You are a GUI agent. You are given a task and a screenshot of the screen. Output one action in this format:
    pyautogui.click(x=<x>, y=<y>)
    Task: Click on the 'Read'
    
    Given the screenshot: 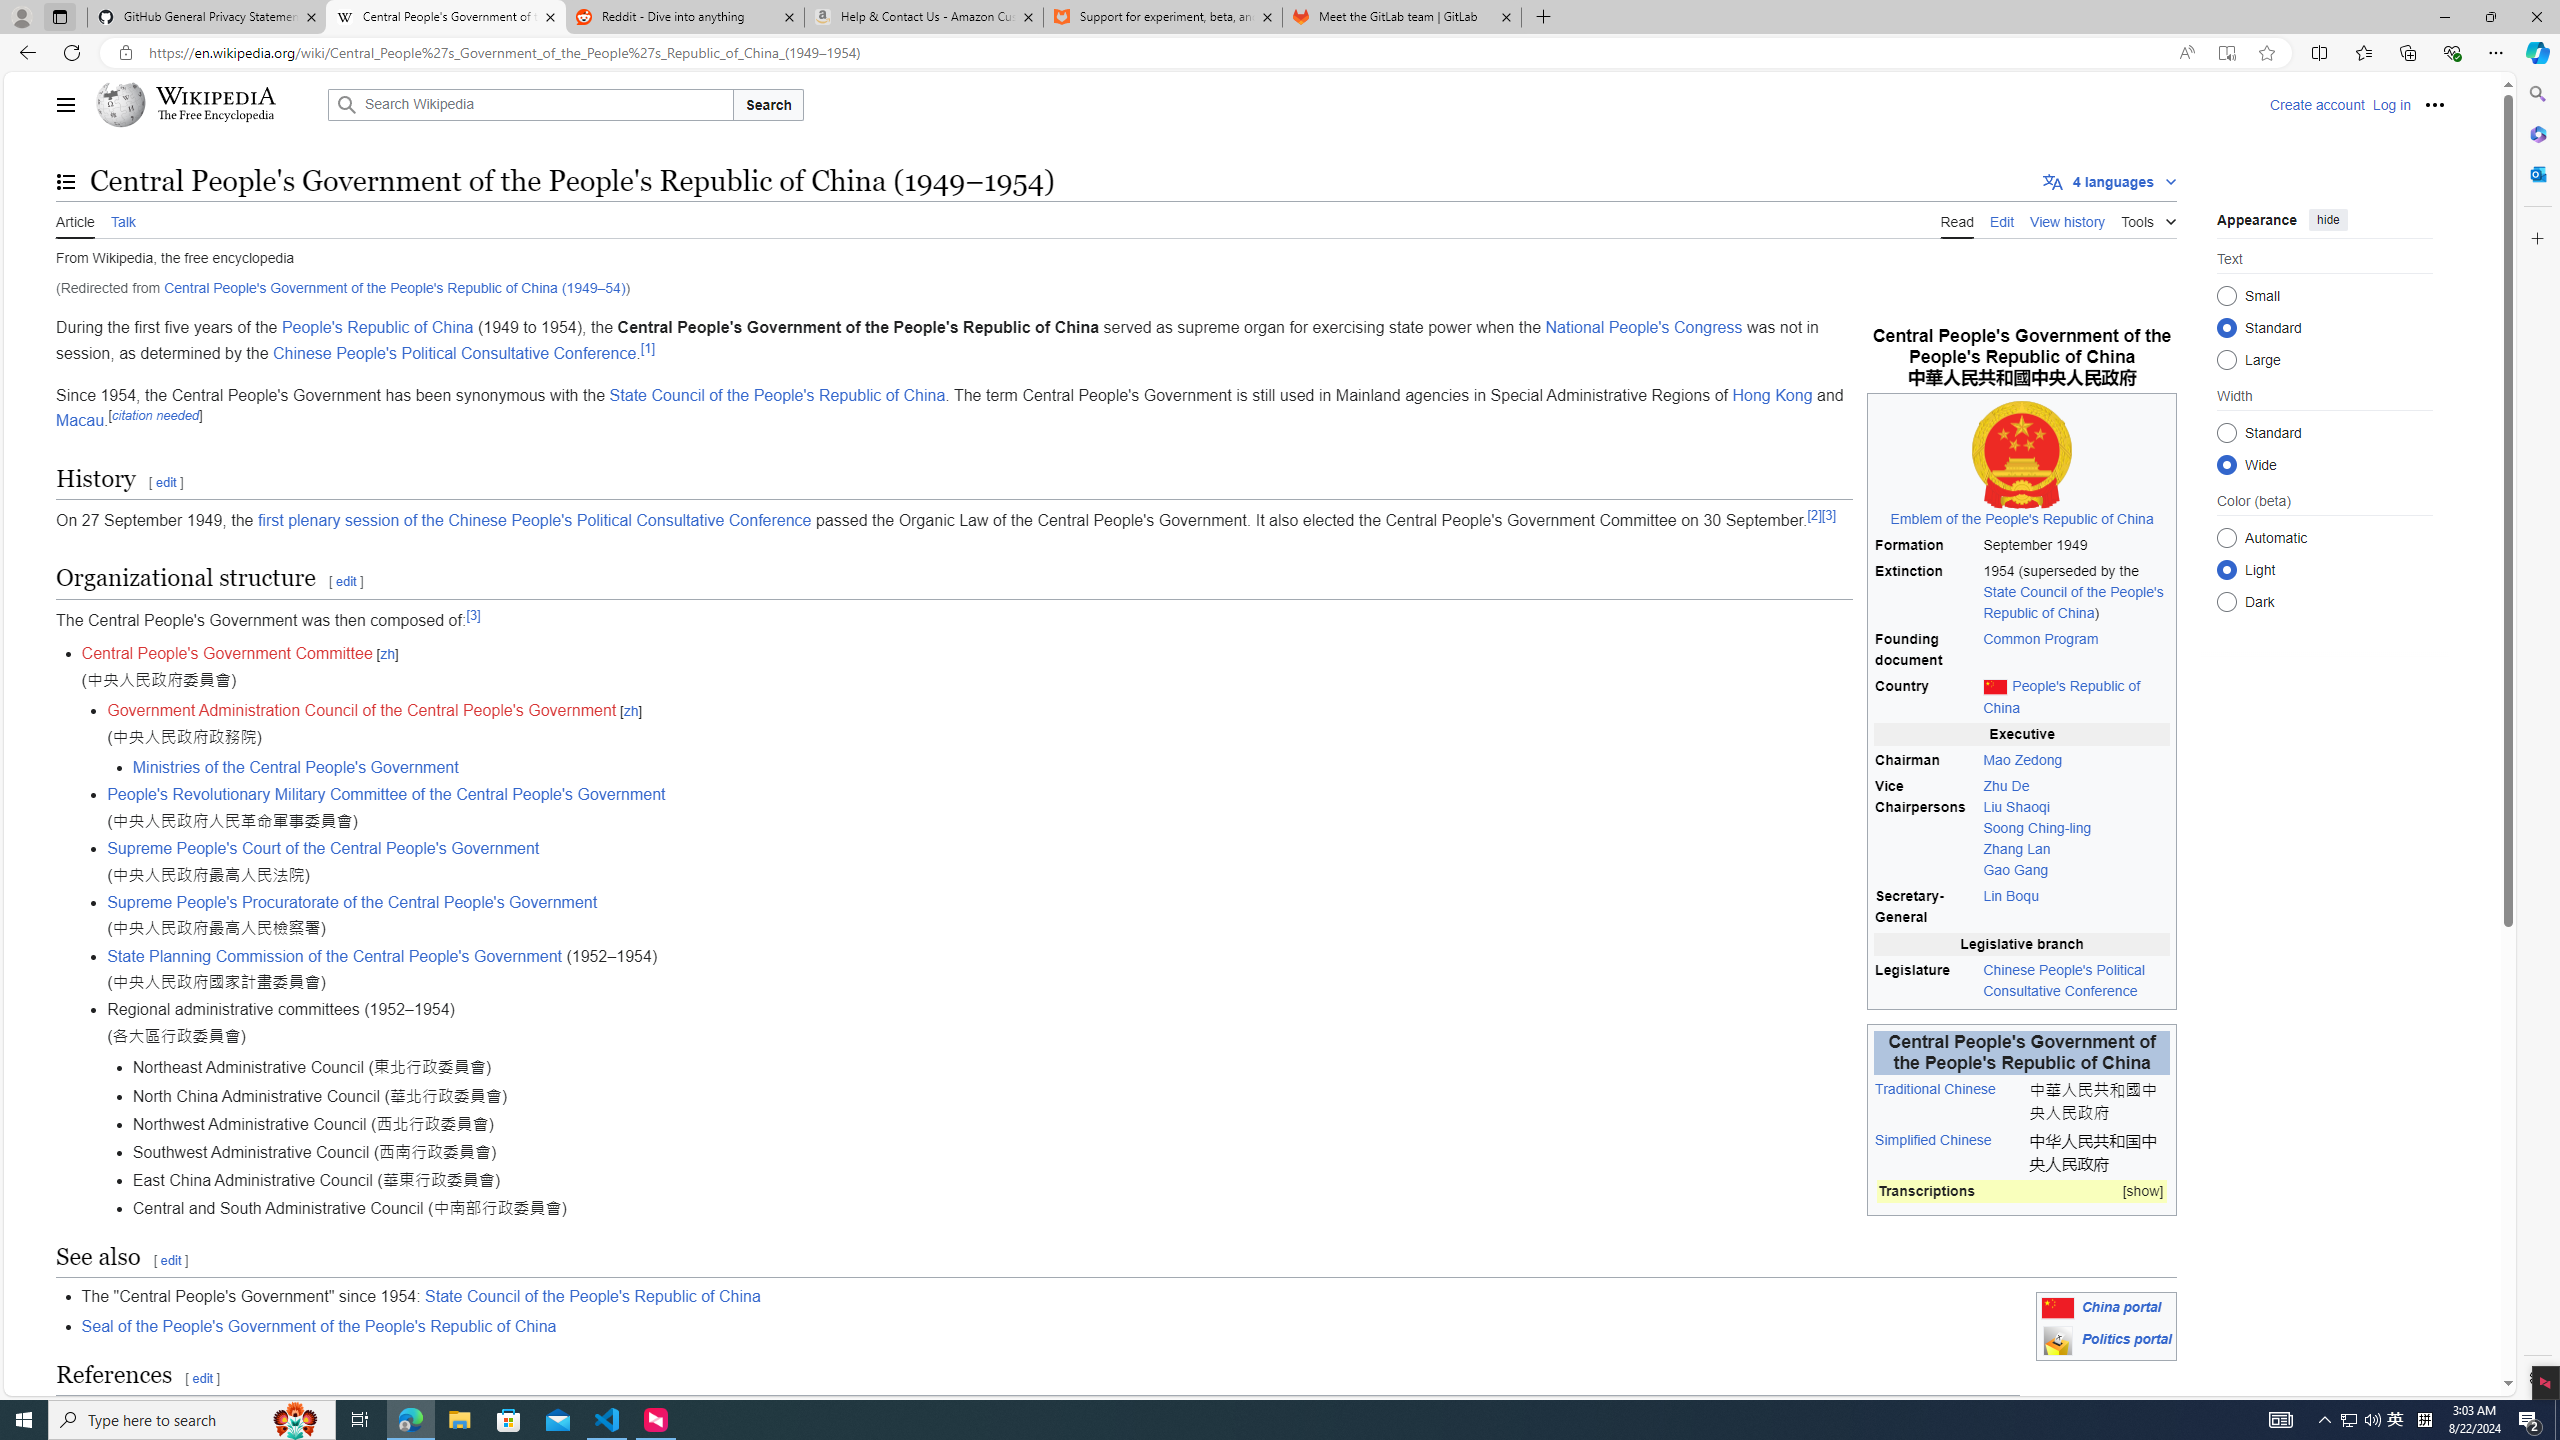 What is the action you would take?
    pyautogui.click(x=1956, y=218)
    